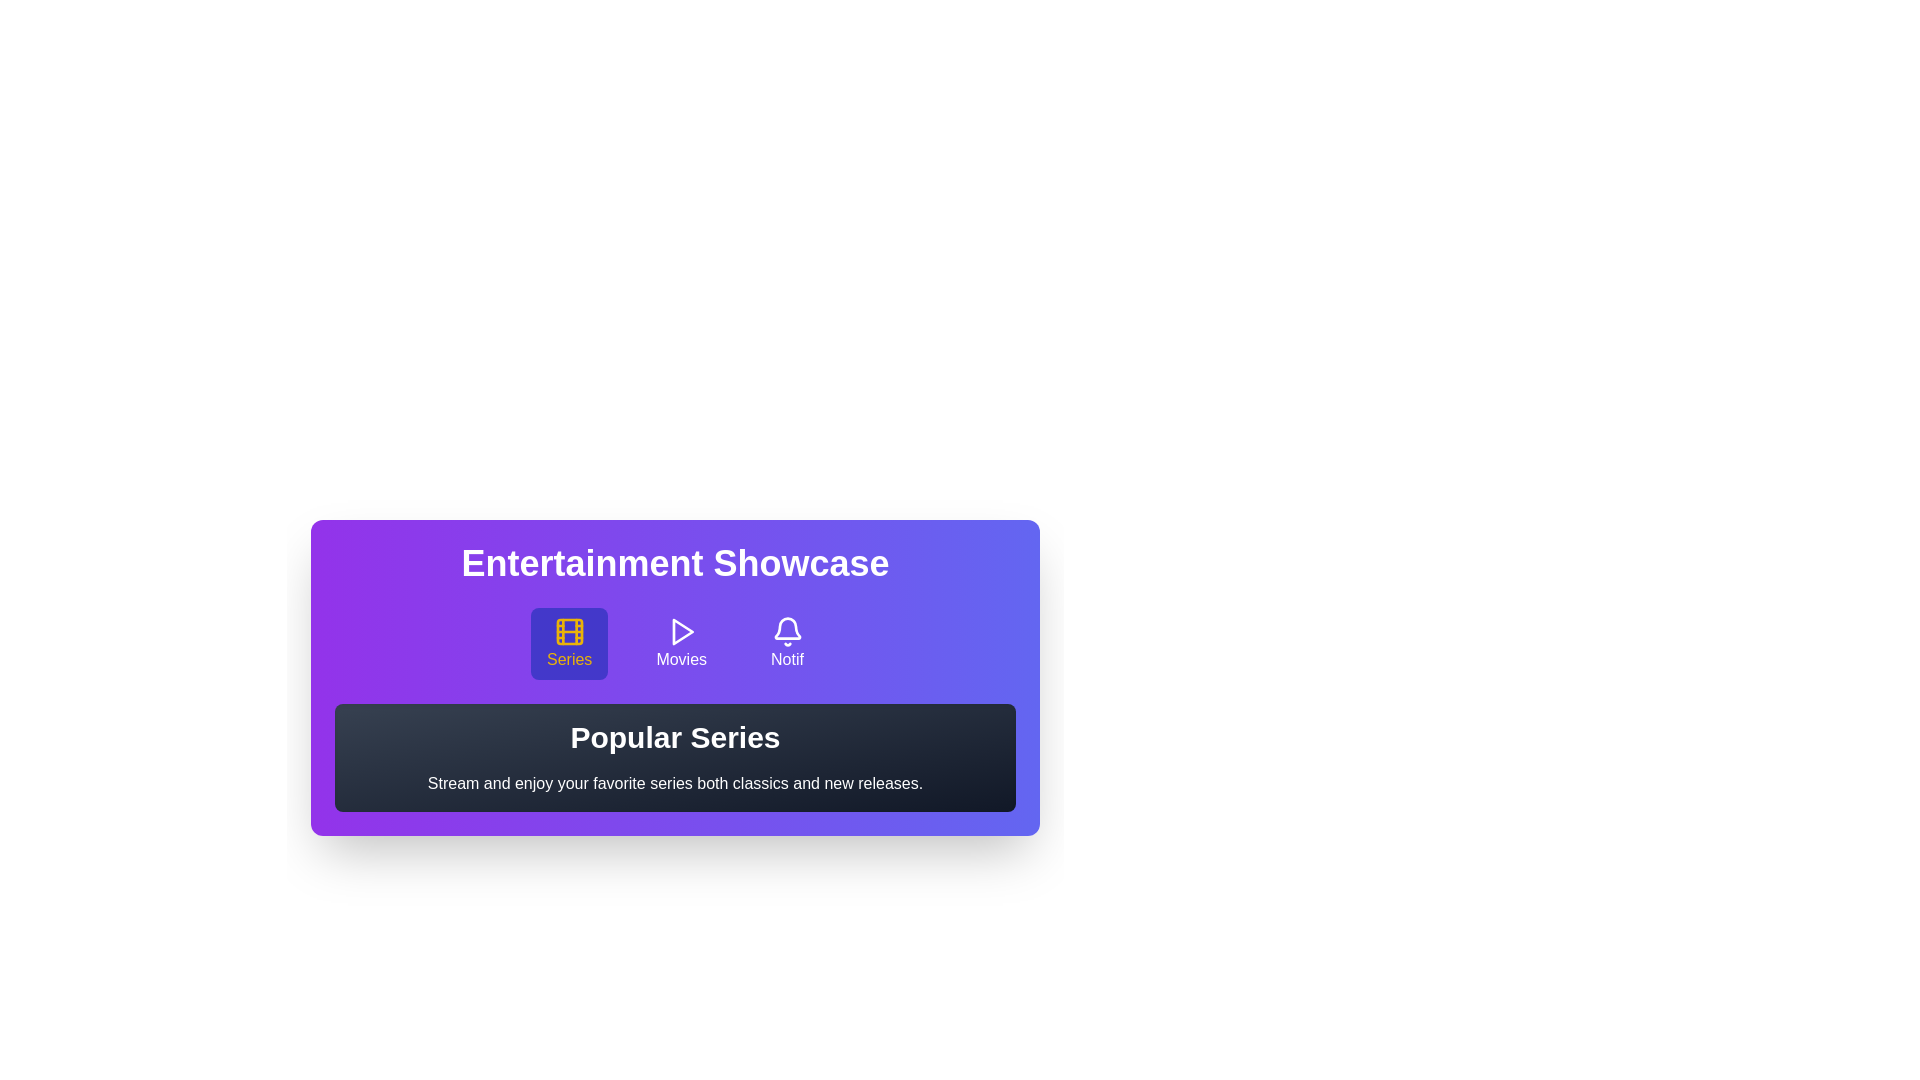  What do you see at coordinates (675, 782) in the screenshot?
I see `text label that contains 'Stream and enjoy your favorite series both classics and new releases.' located below the 'Popular Series' title` at bounding box center [675, 782].